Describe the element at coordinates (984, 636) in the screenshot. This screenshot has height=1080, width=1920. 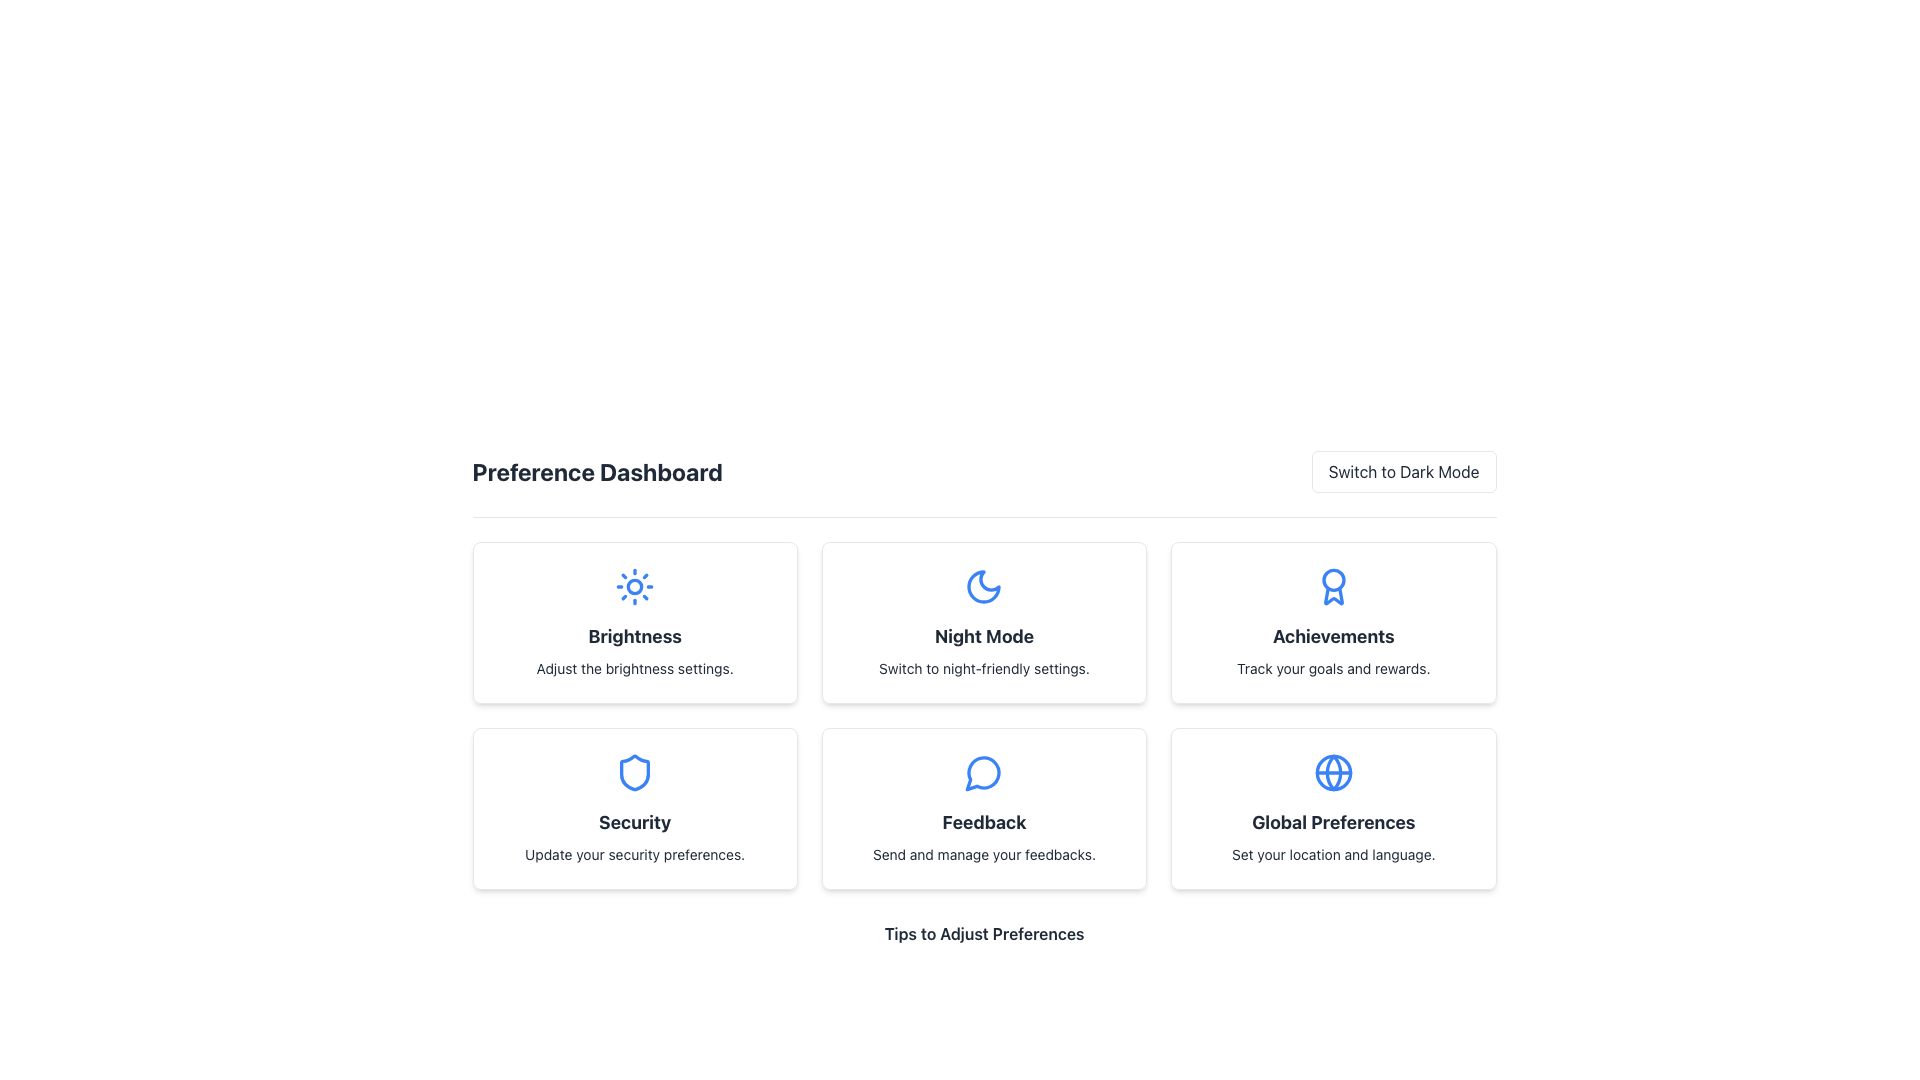
I see `the 'Night Mode' title text label which indicates the feature related to switching to a night-friendly interface setting` at that location.